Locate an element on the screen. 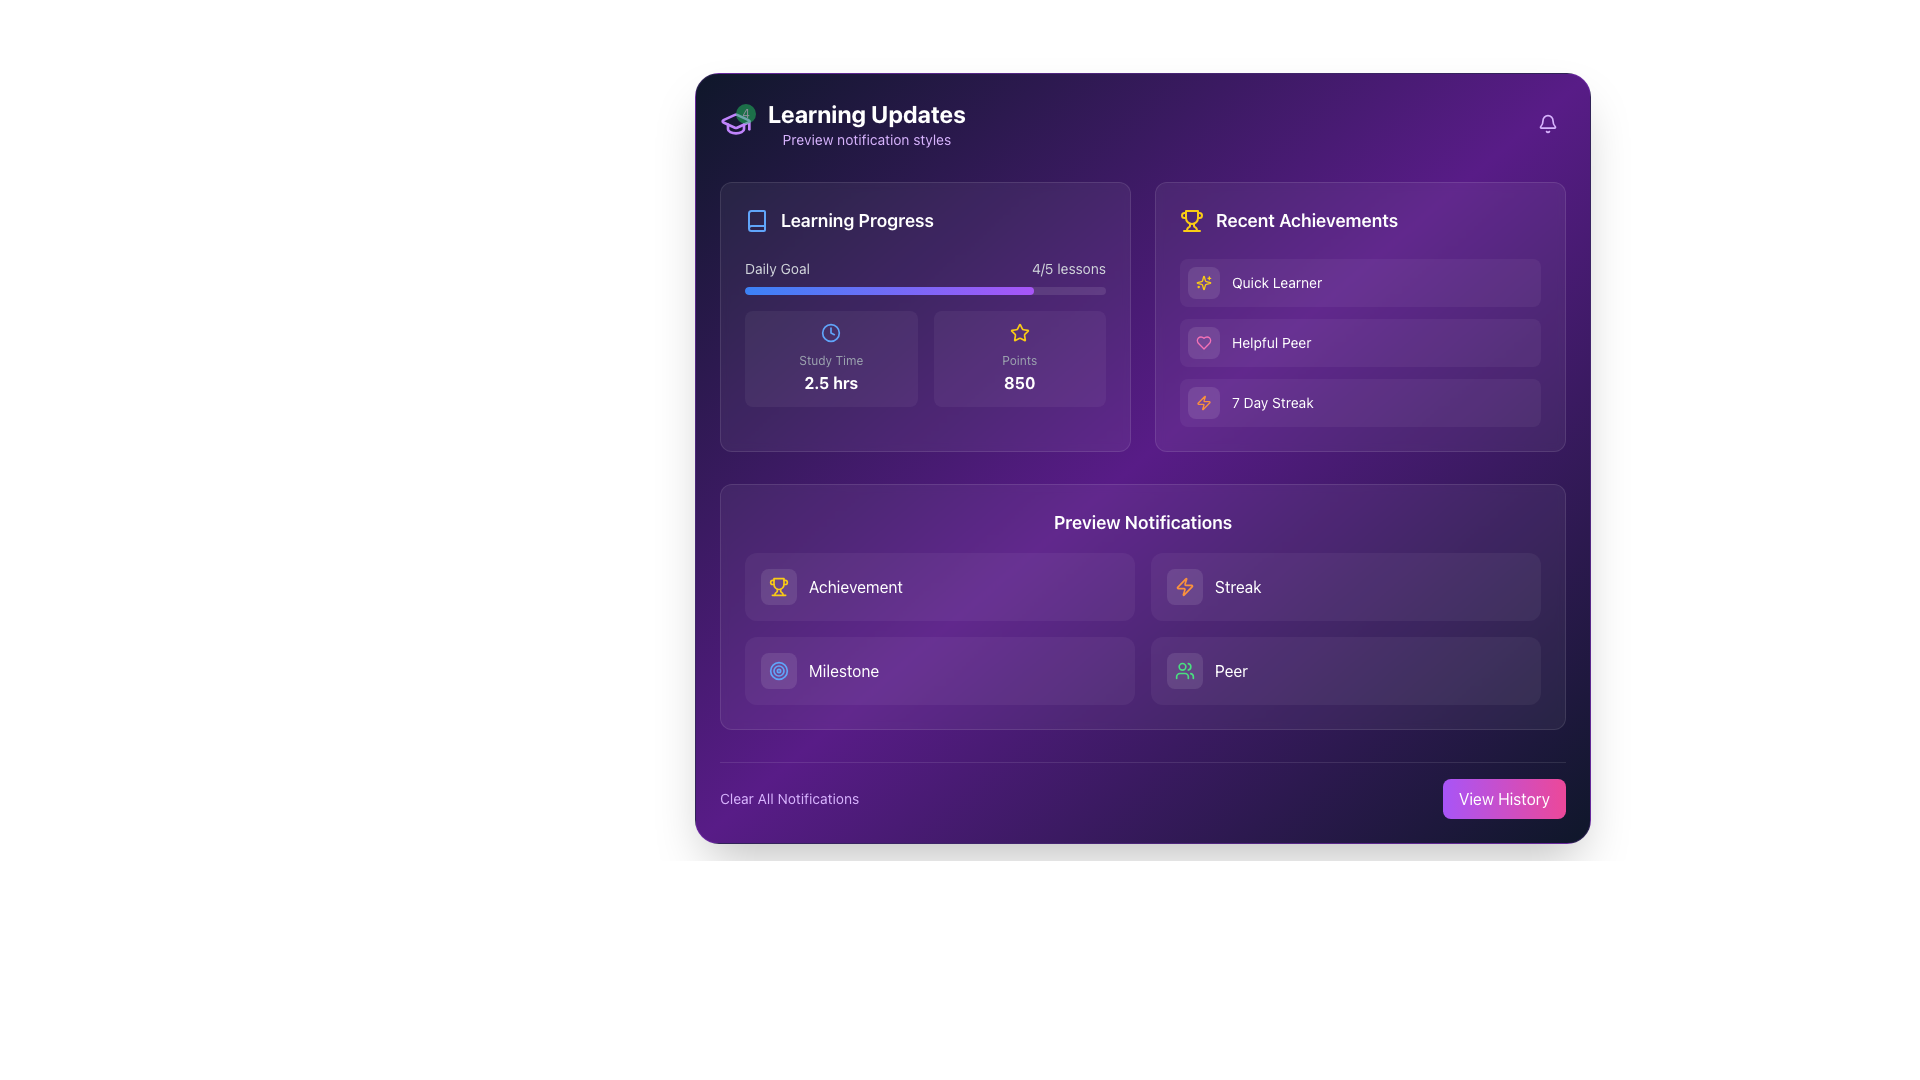  the actionable card button located in the 'Preview Notifications' section, right column, second row, below 'Achievement' card and above 'Peer' card is located at coordinates (1345, 585).